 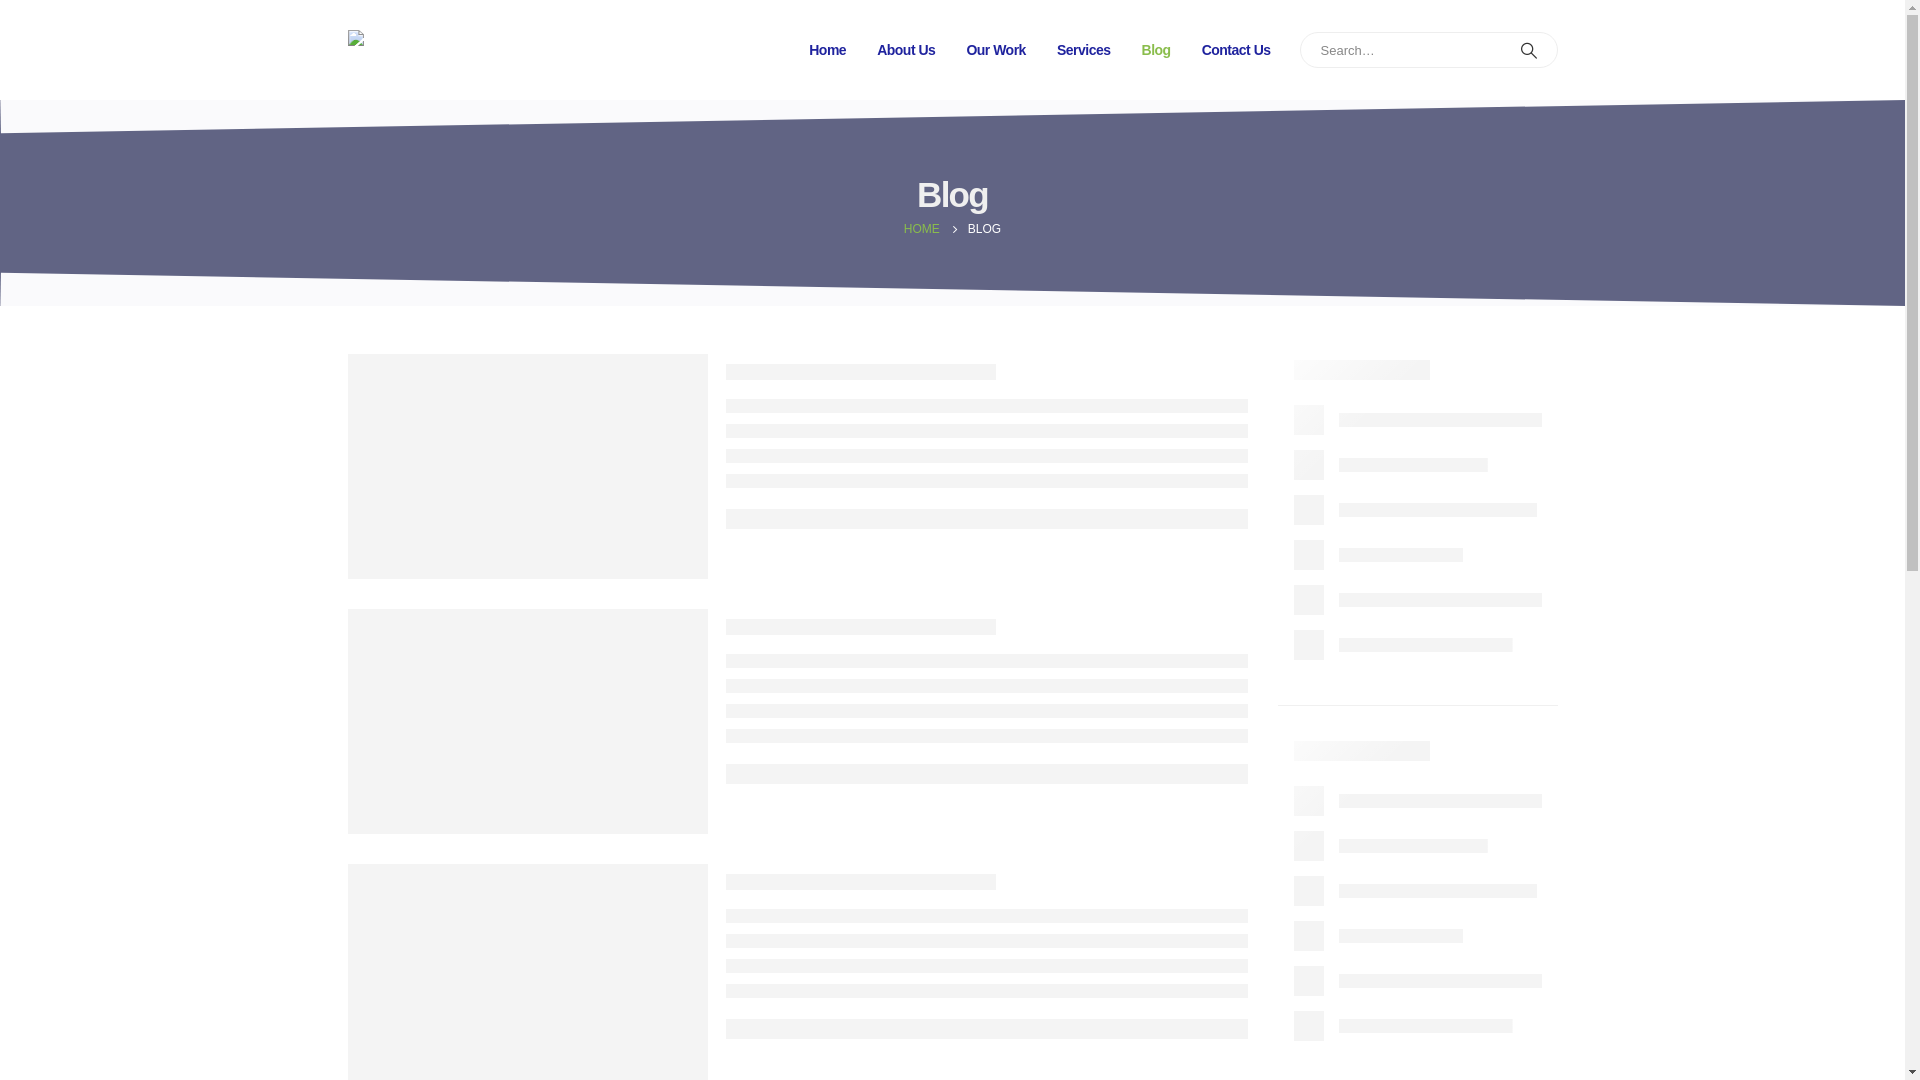 I want to click on 'About Us', so click(x=905, y=49).